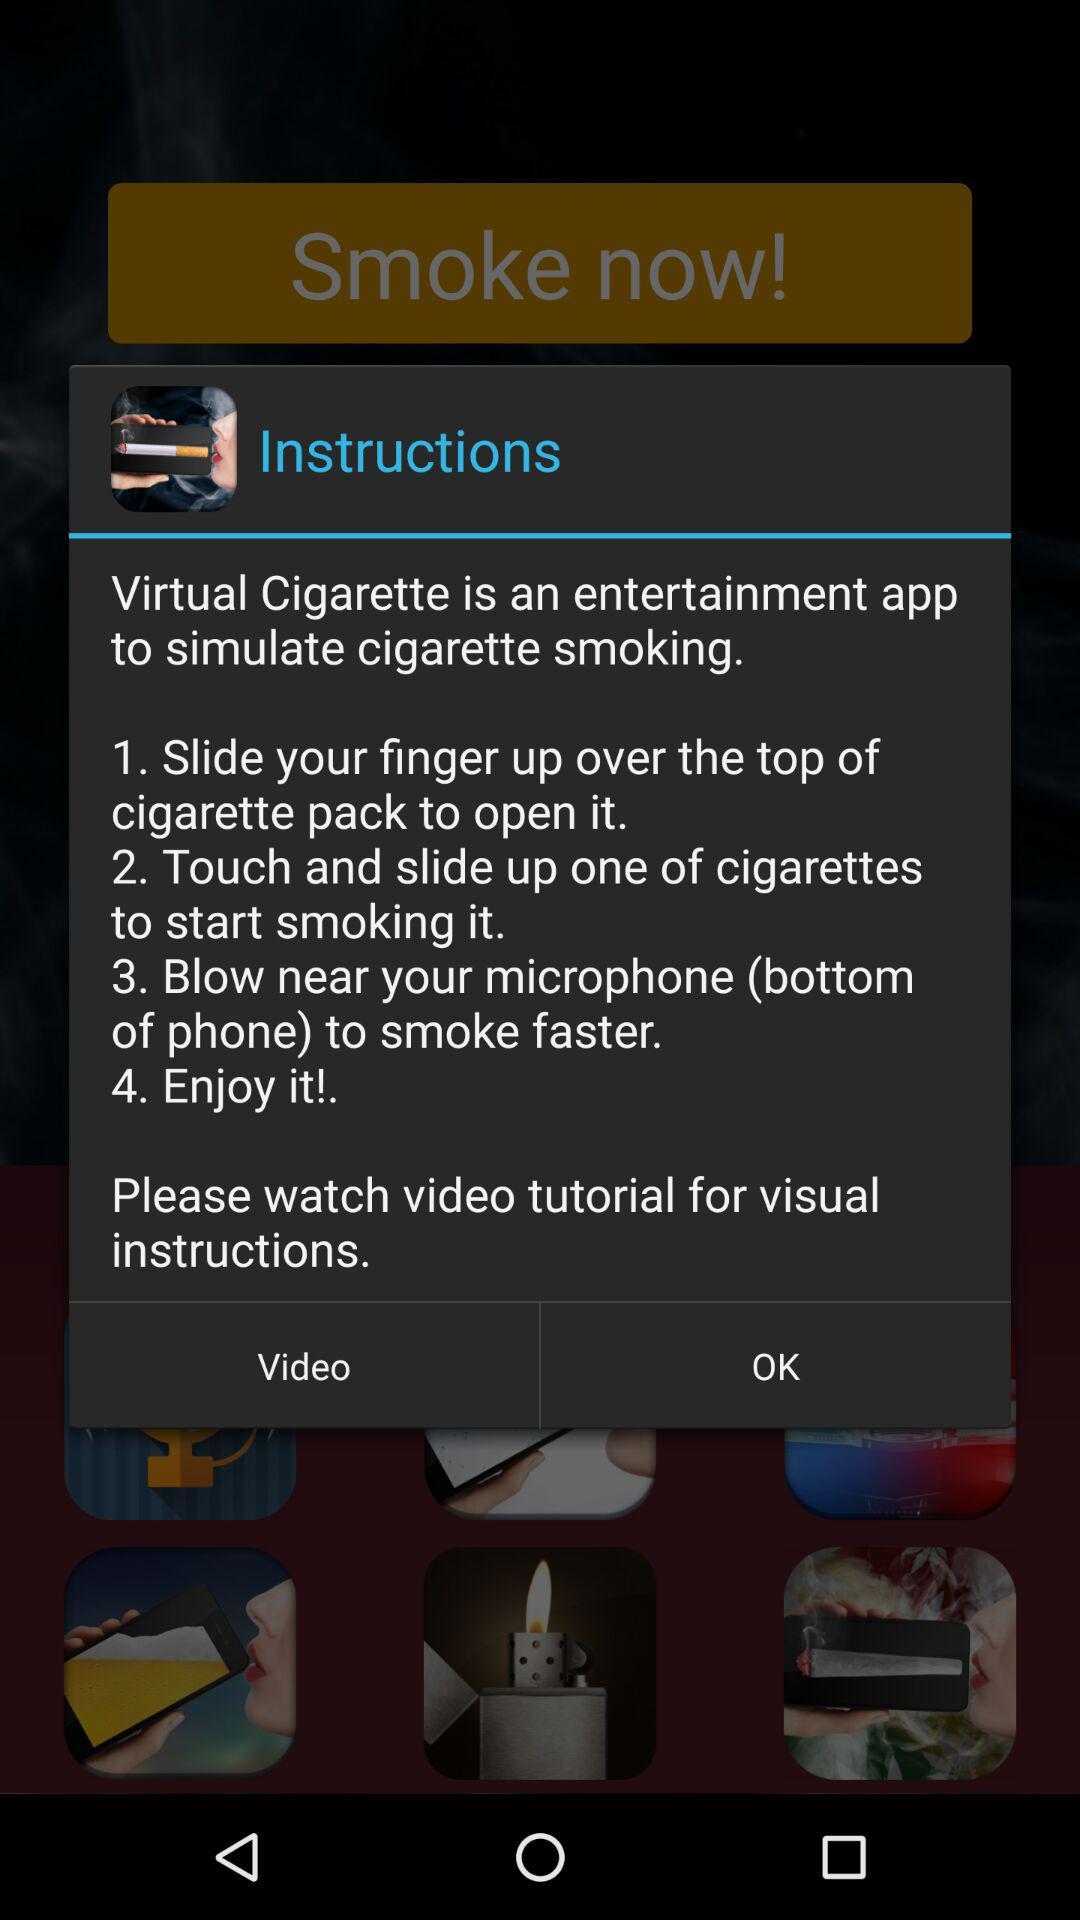 This screenshot has height=1920, width=1080. What do you see at coordinates (774, 1364) in the screenshot?
I see `the ok` at bounding box center [774, 1364].